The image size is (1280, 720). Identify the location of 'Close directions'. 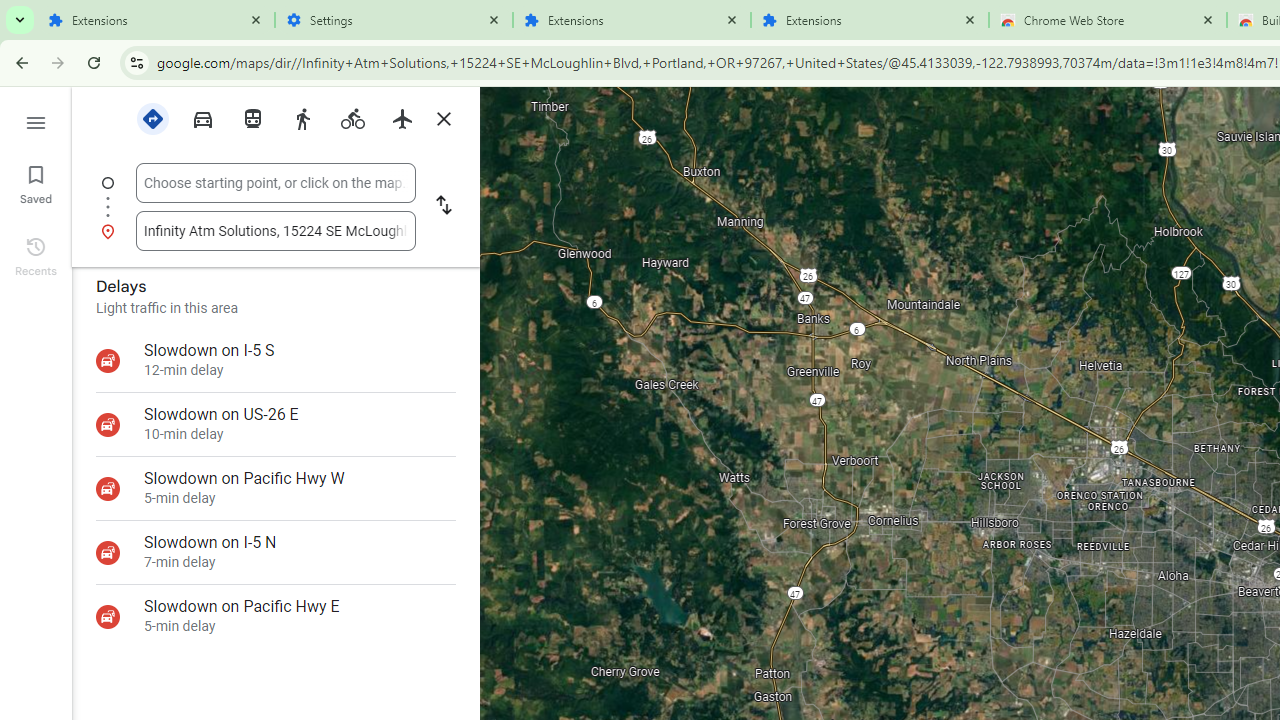
(442, 119).